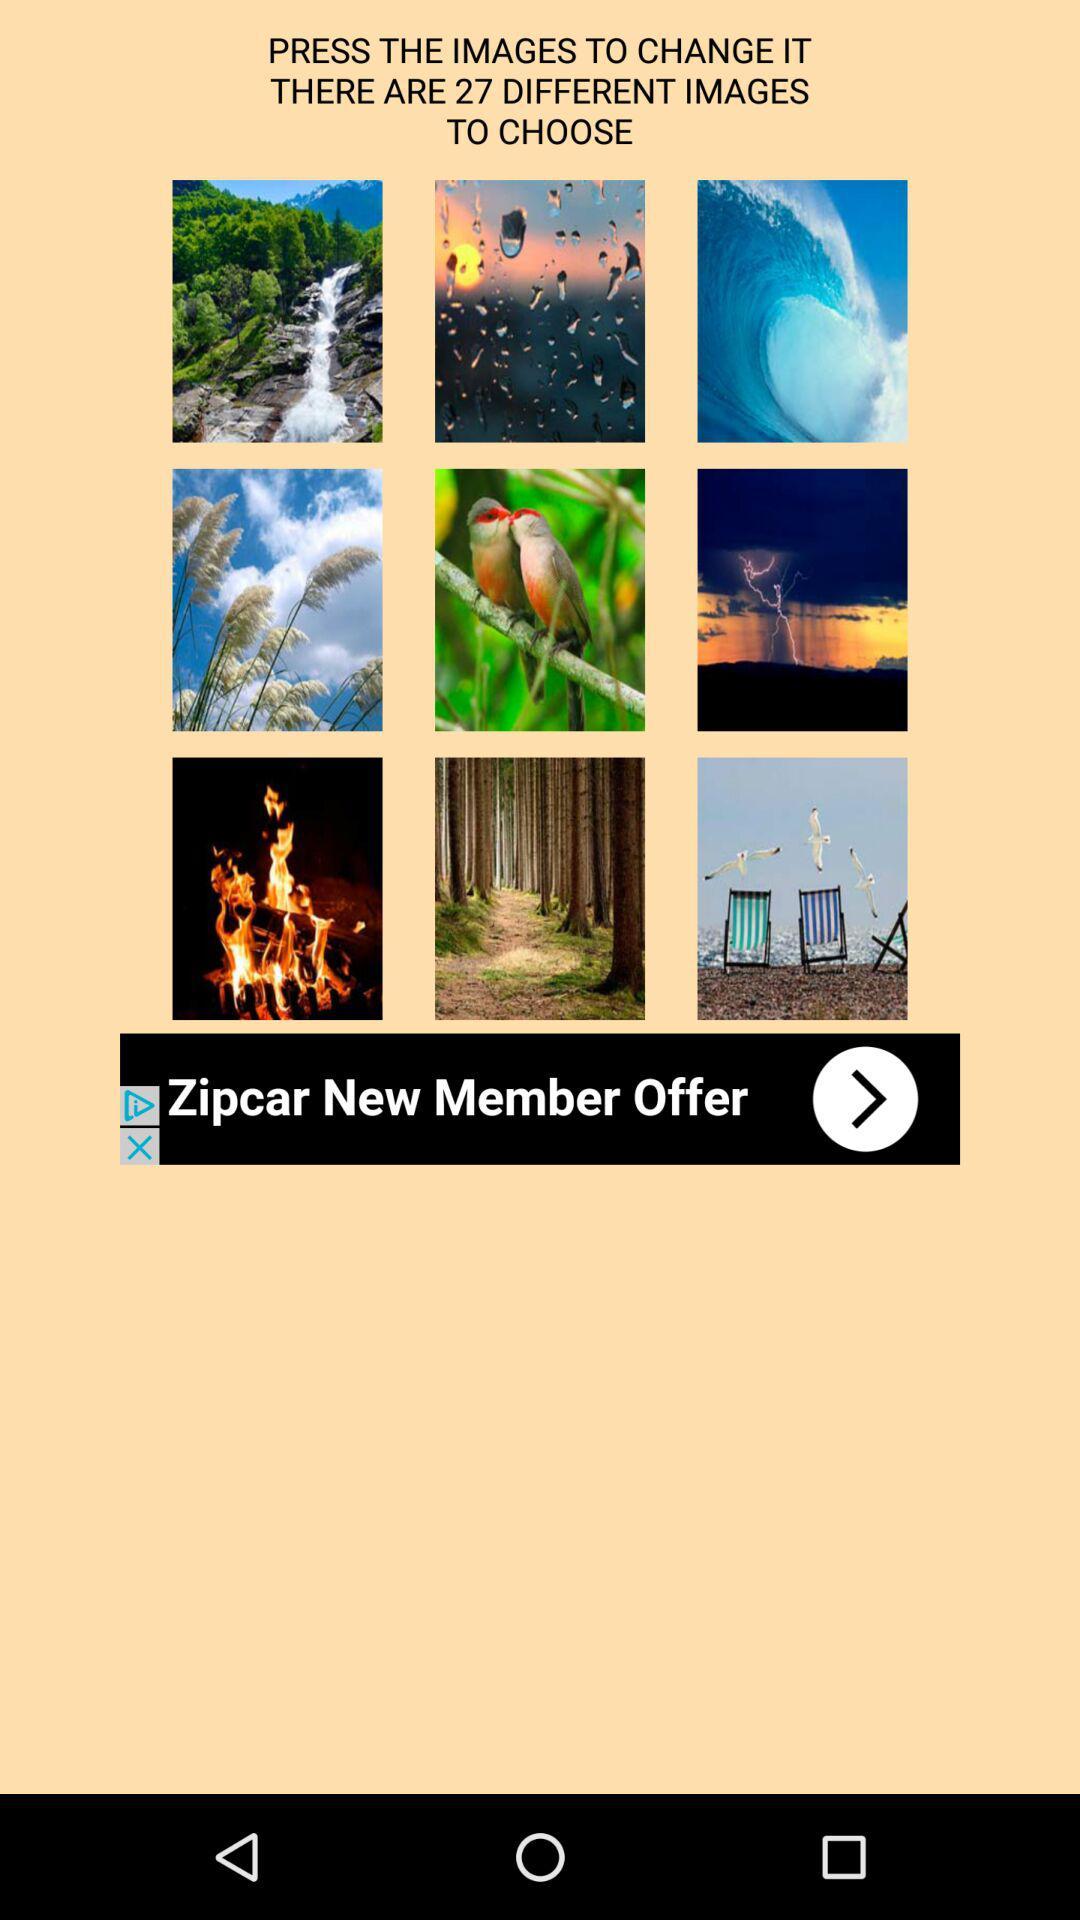  Describe the element at coordinates (801, 599) in the screenshot. I see `choose another image` at that location.